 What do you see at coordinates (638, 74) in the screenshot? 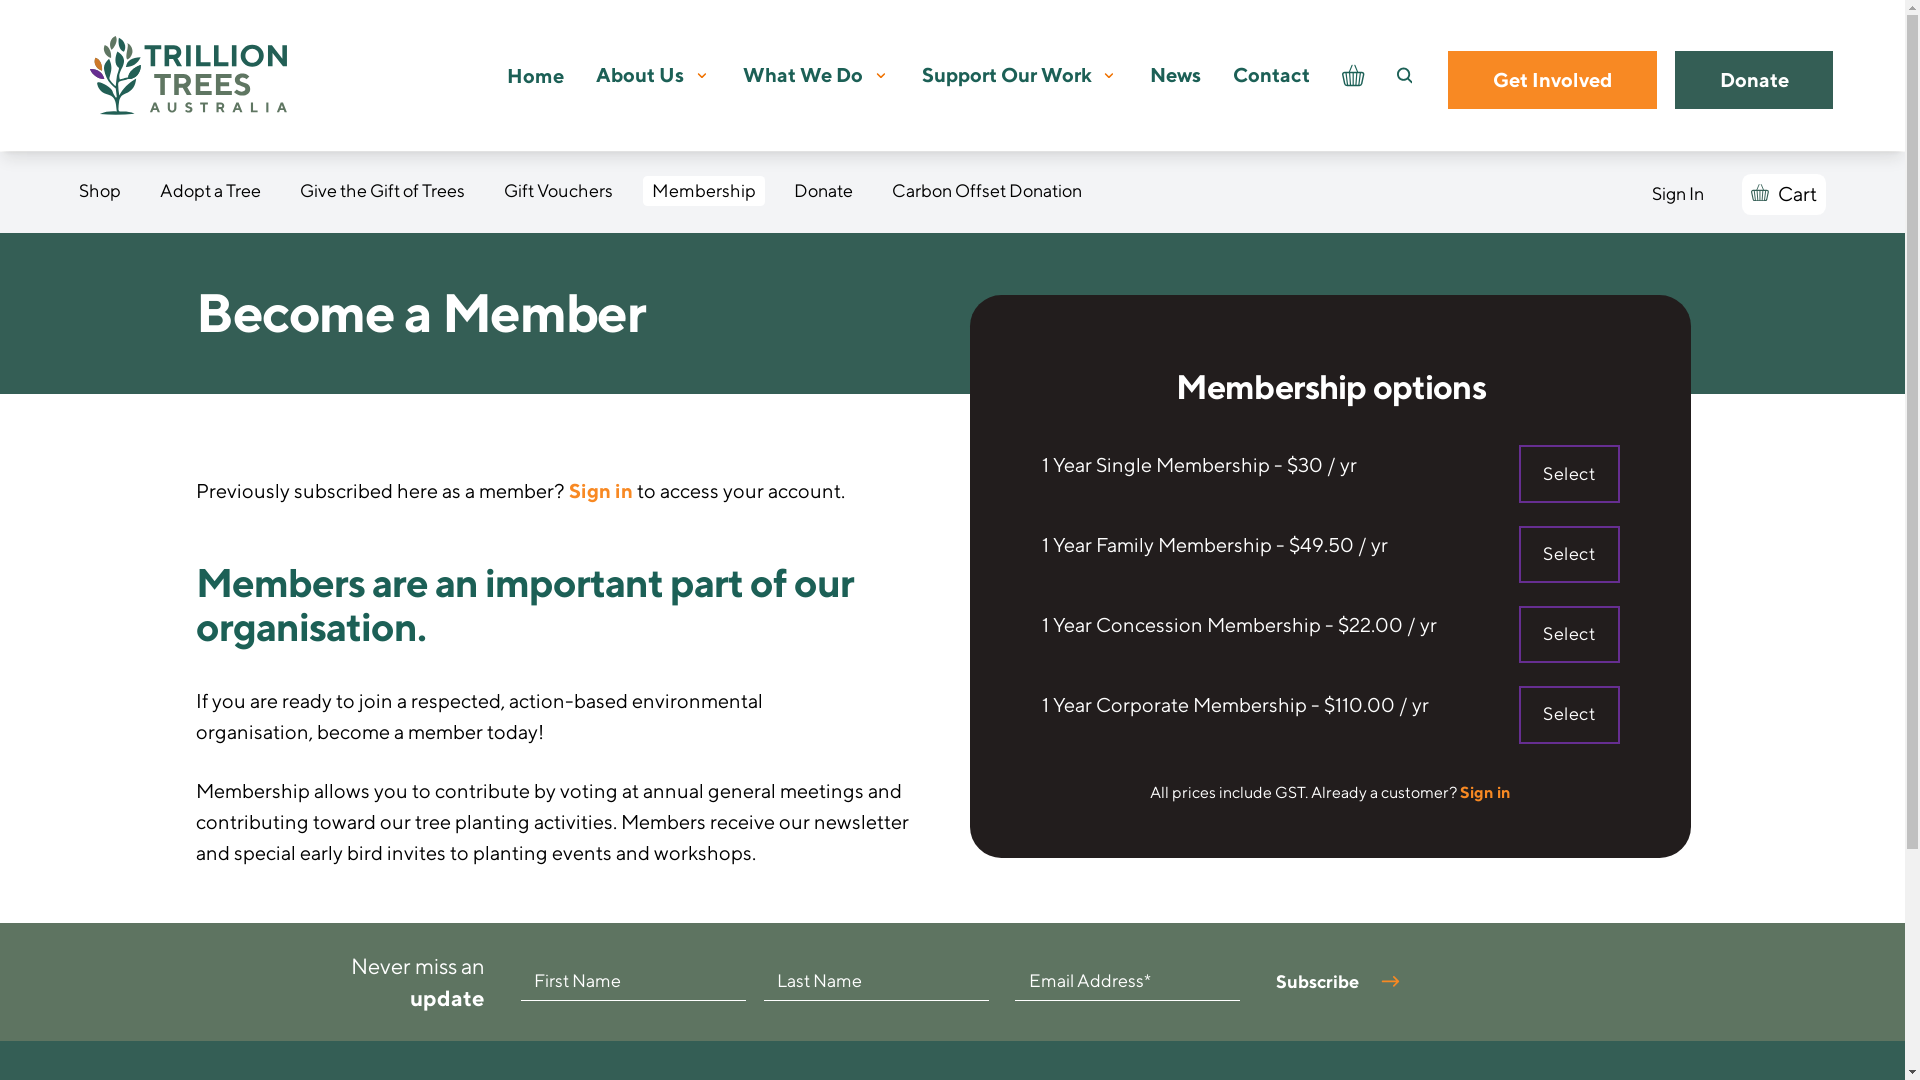
I see `'About Us'` at bounding box center [638, 74].